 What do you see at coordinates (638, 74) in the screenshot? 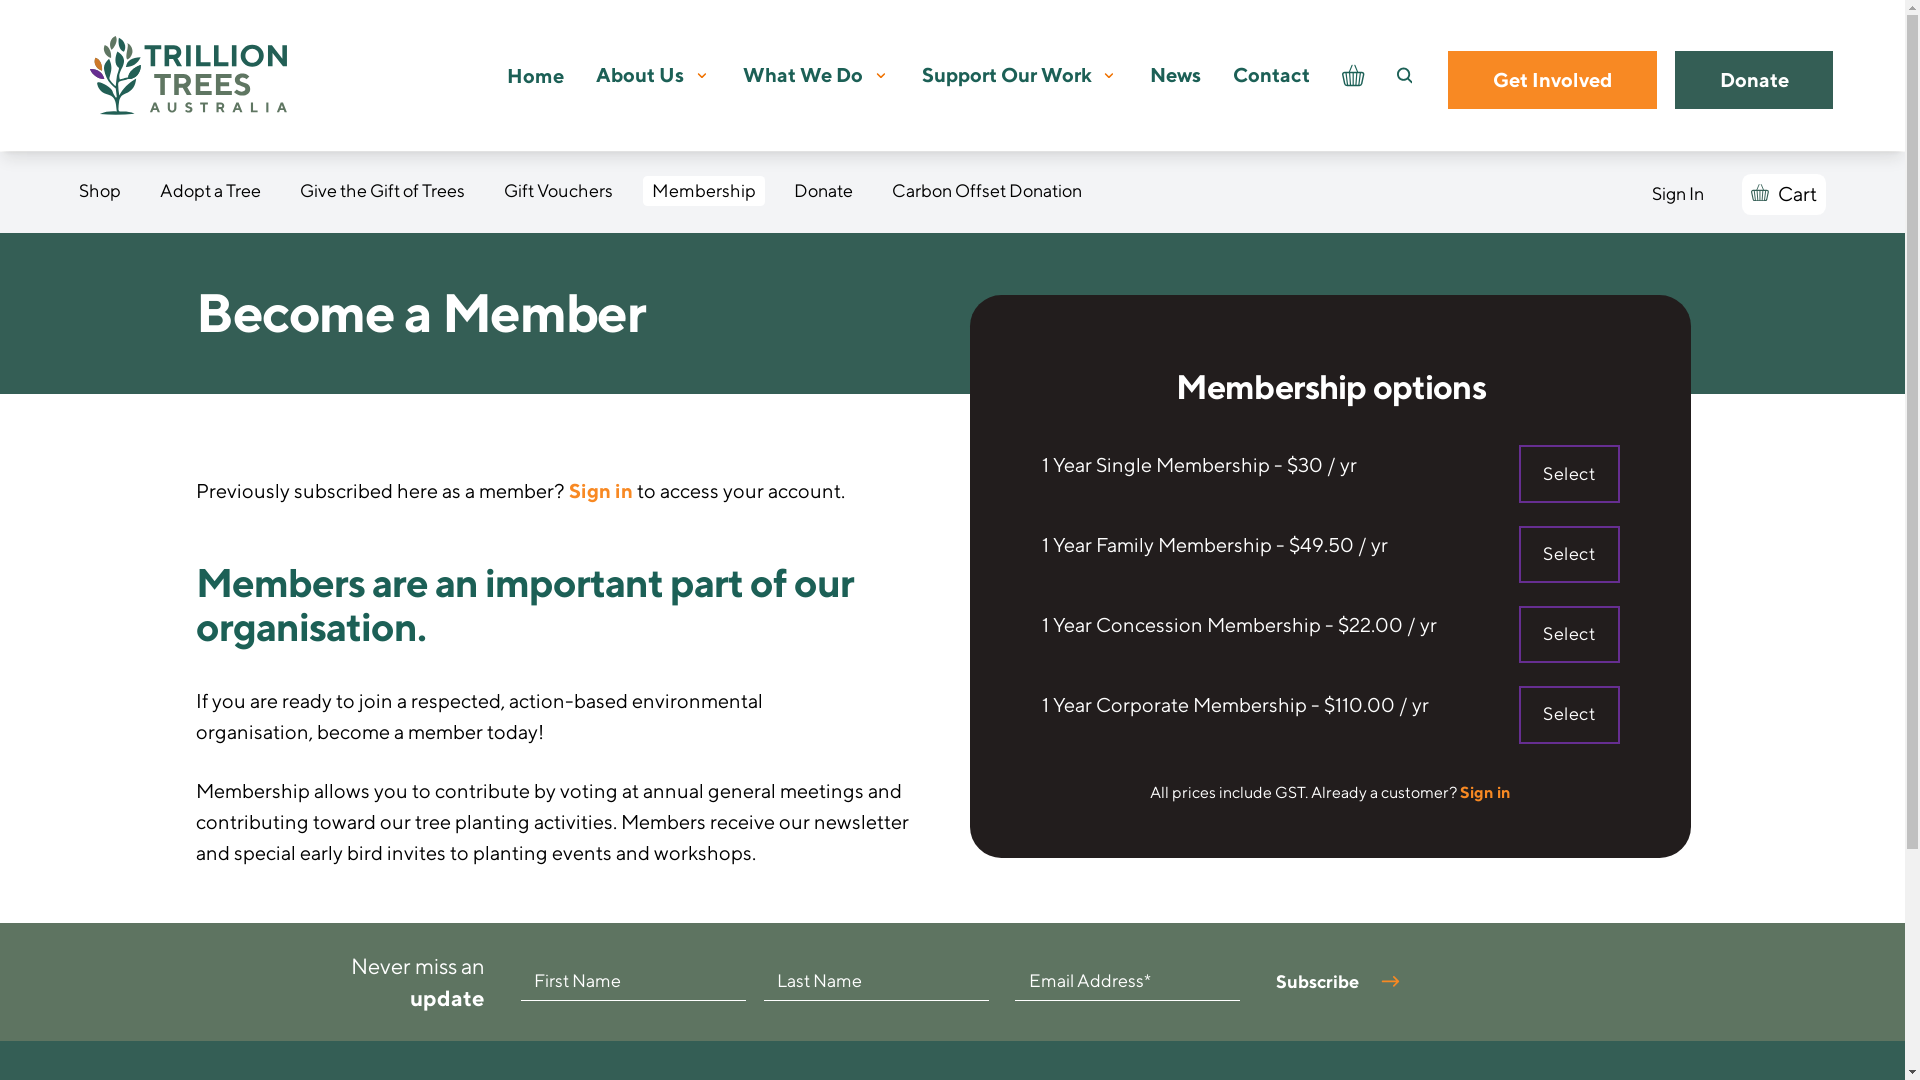
I see `'About Us'` at bounding box center [638, 74].